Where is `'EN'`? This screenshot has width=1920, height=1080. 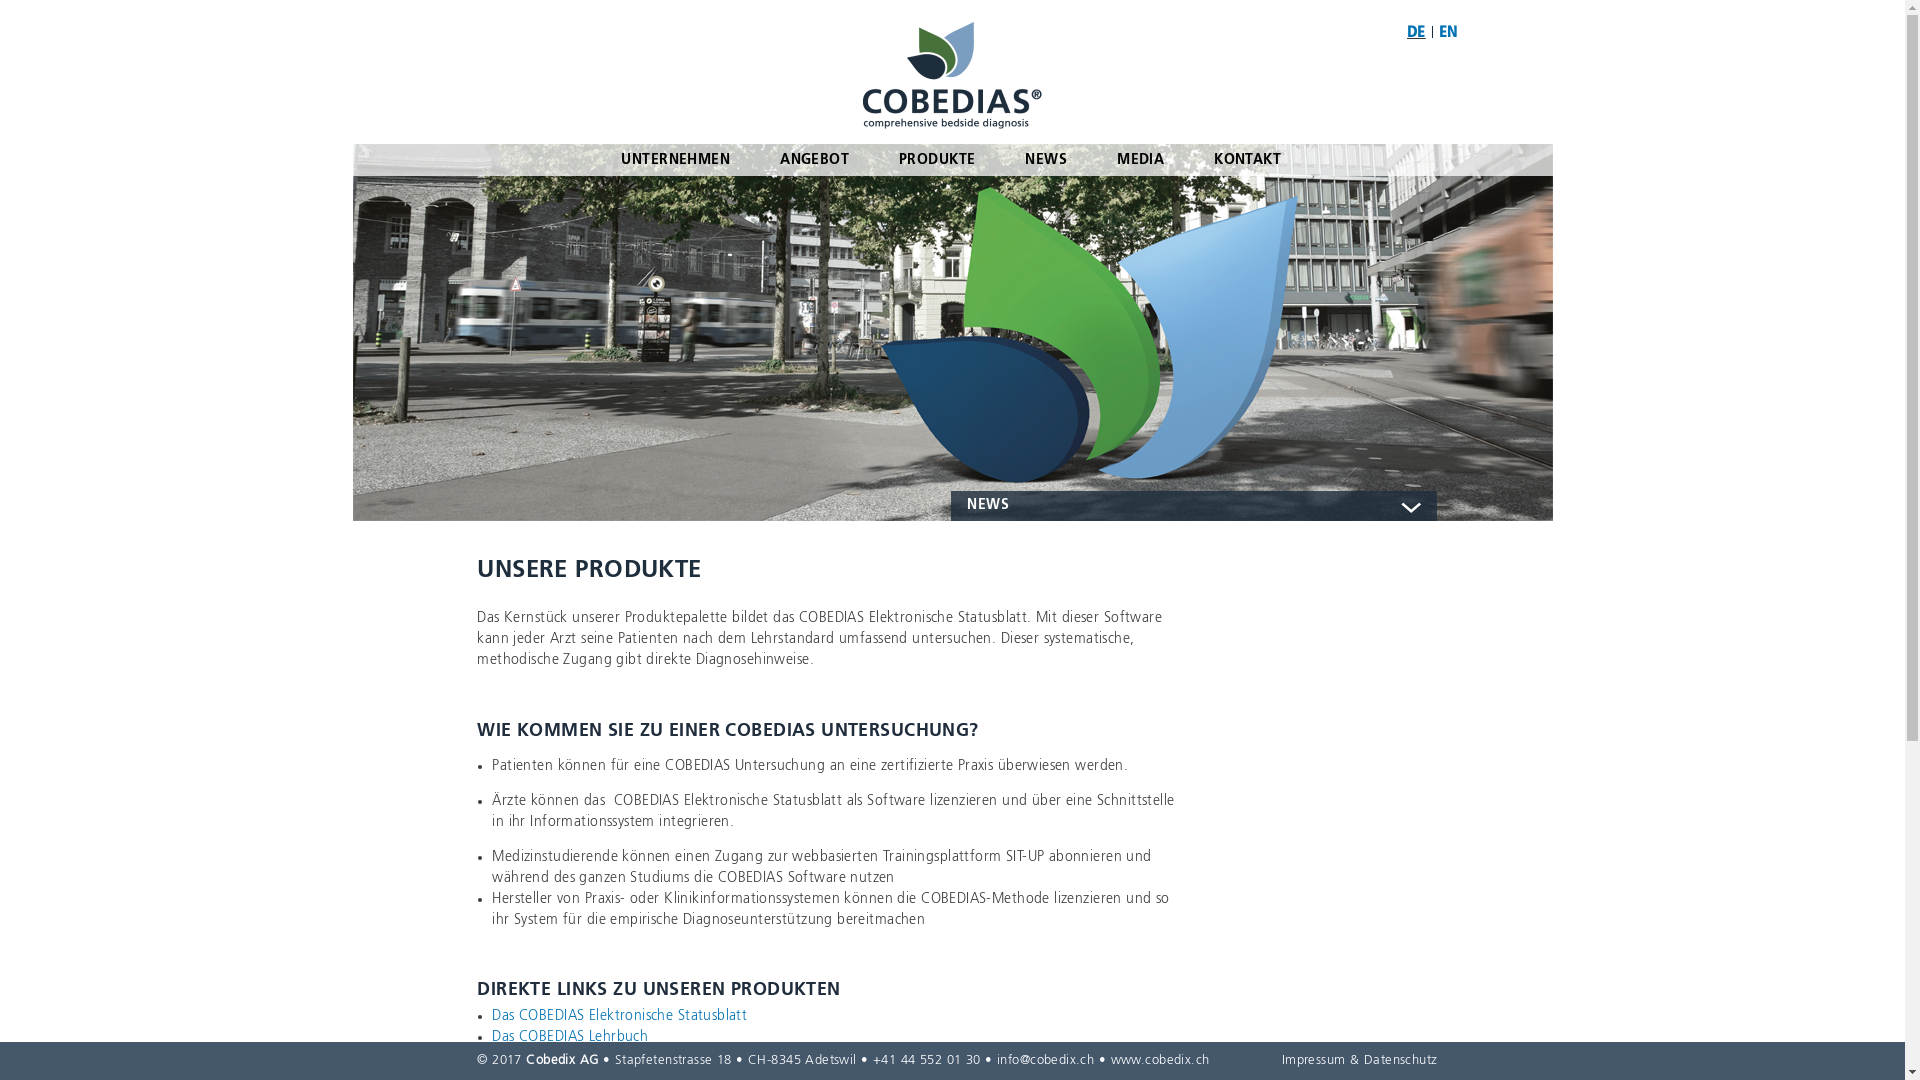 'EN' is located at coordinates (1448, 33).